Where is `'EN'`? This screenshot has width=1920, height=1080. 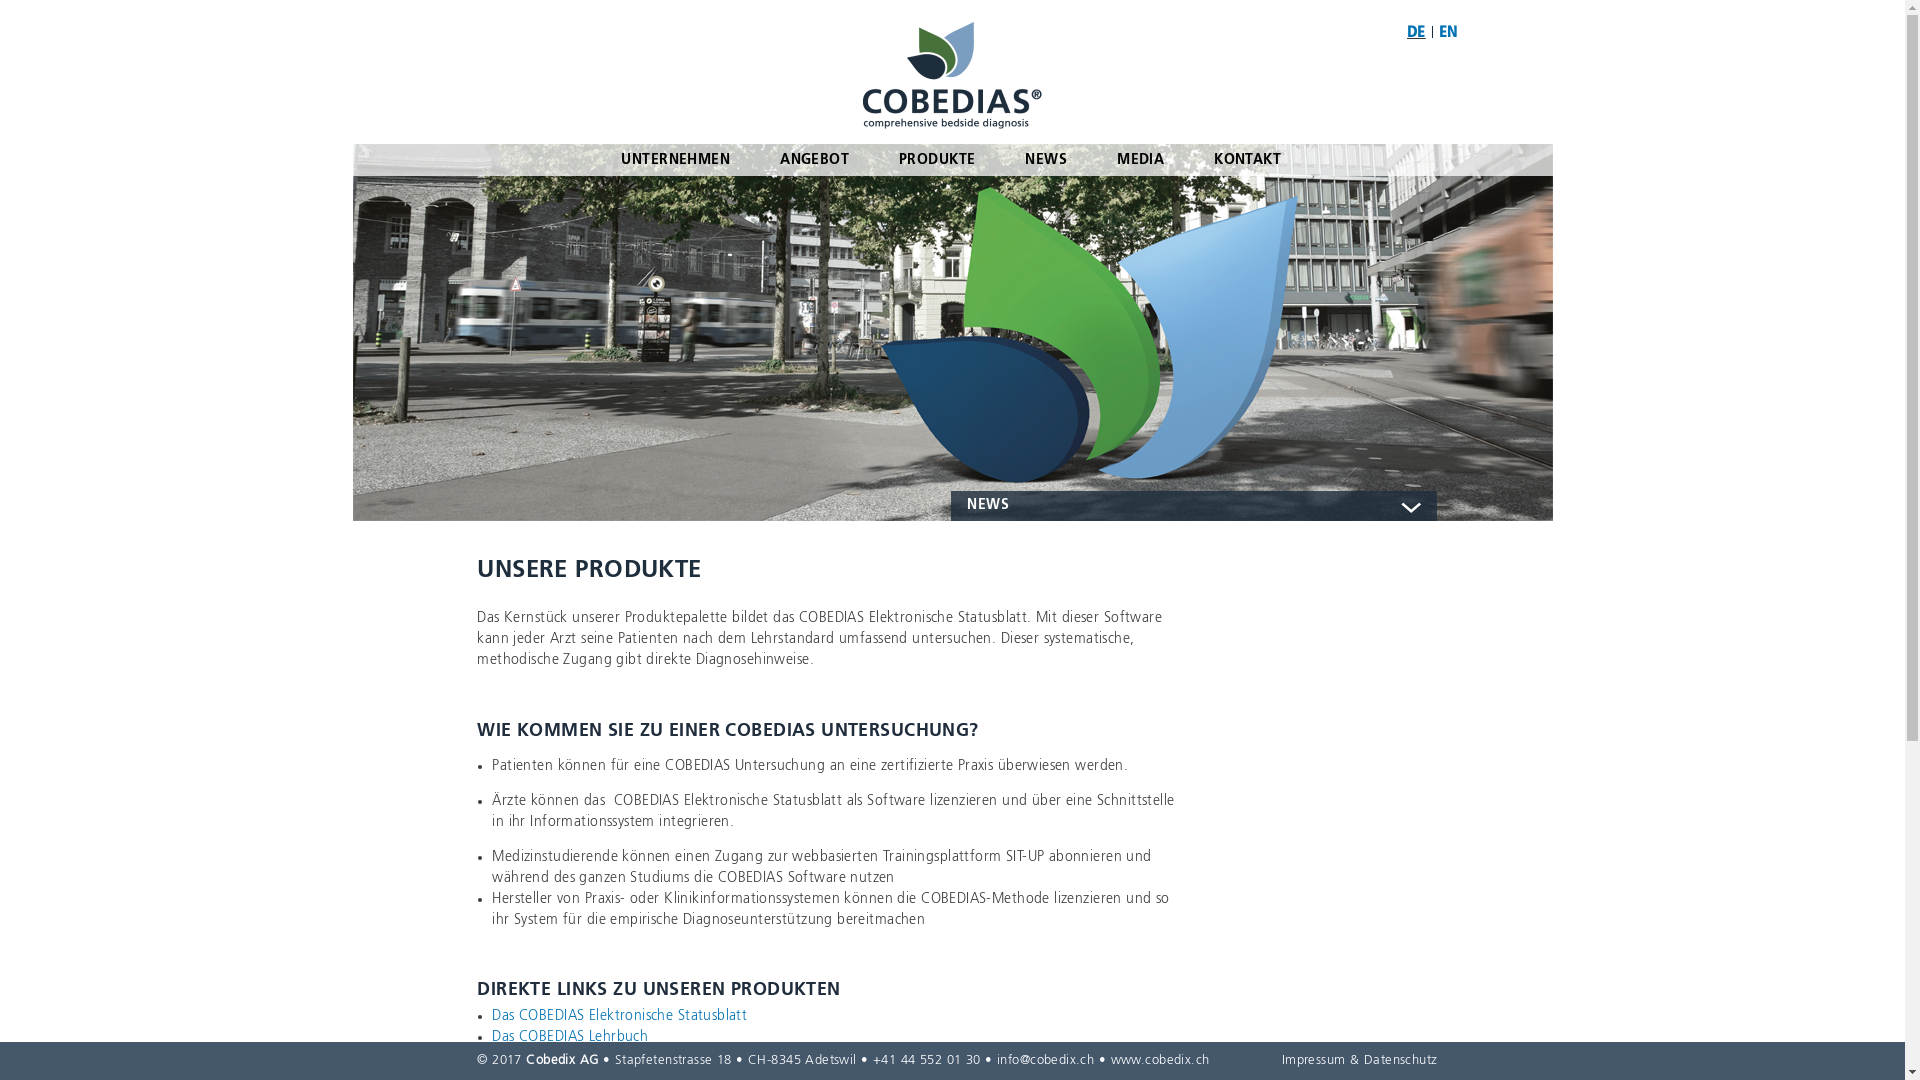 'EN' is located at coordinates (1448, 33).